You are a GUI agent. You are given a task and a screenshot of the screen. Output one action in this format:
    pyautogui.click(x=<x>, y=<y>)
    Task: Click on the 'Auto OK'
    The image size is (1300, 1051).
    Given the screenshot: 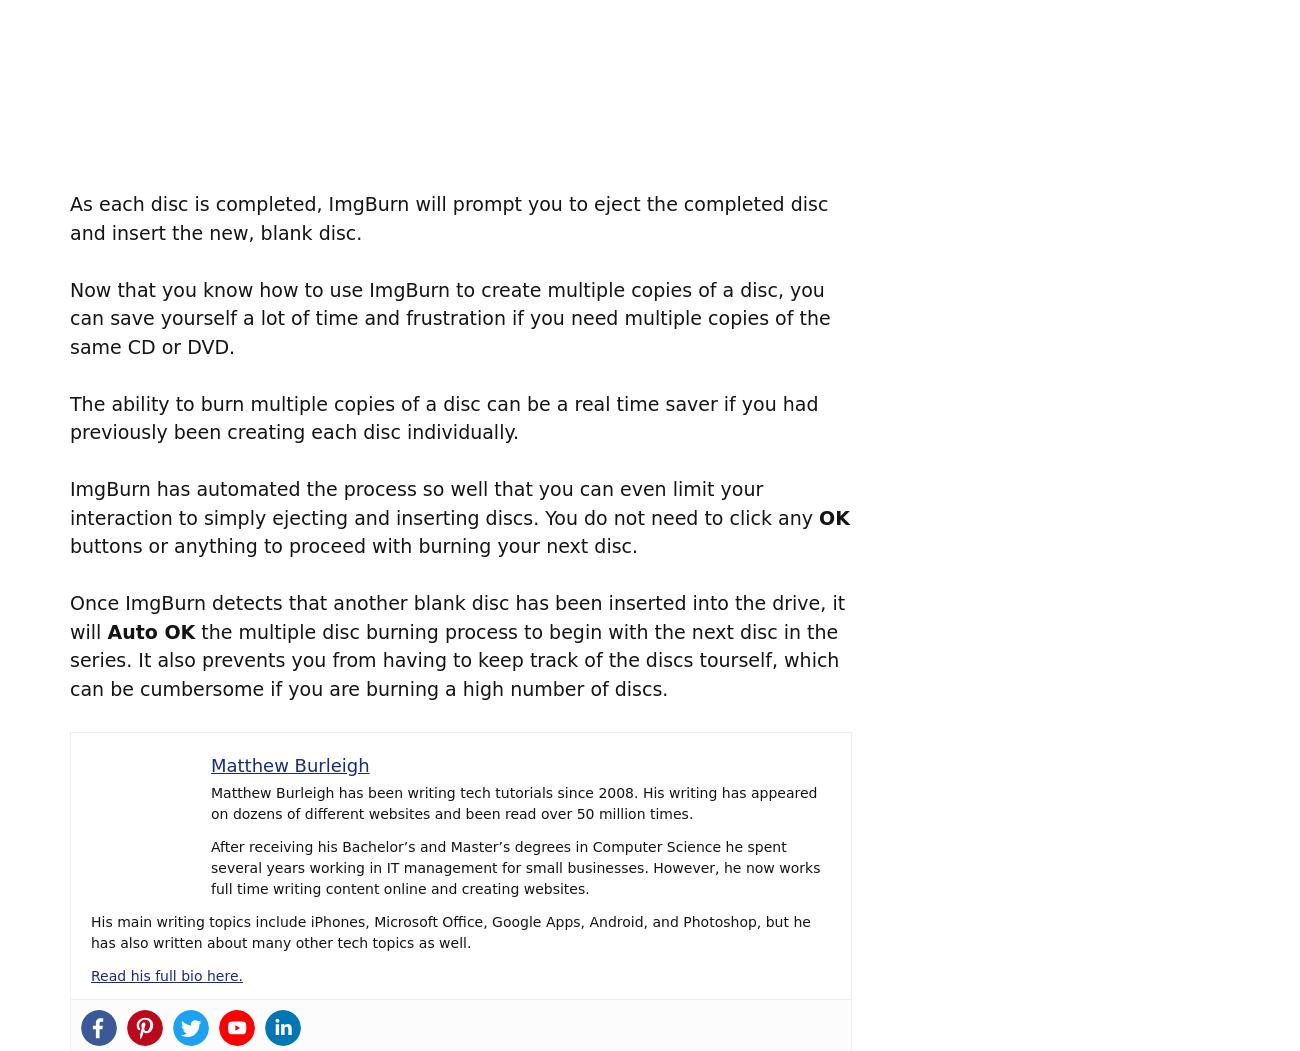 What is the action you would take?
    pyautogui.click(x=150, y=630)
    